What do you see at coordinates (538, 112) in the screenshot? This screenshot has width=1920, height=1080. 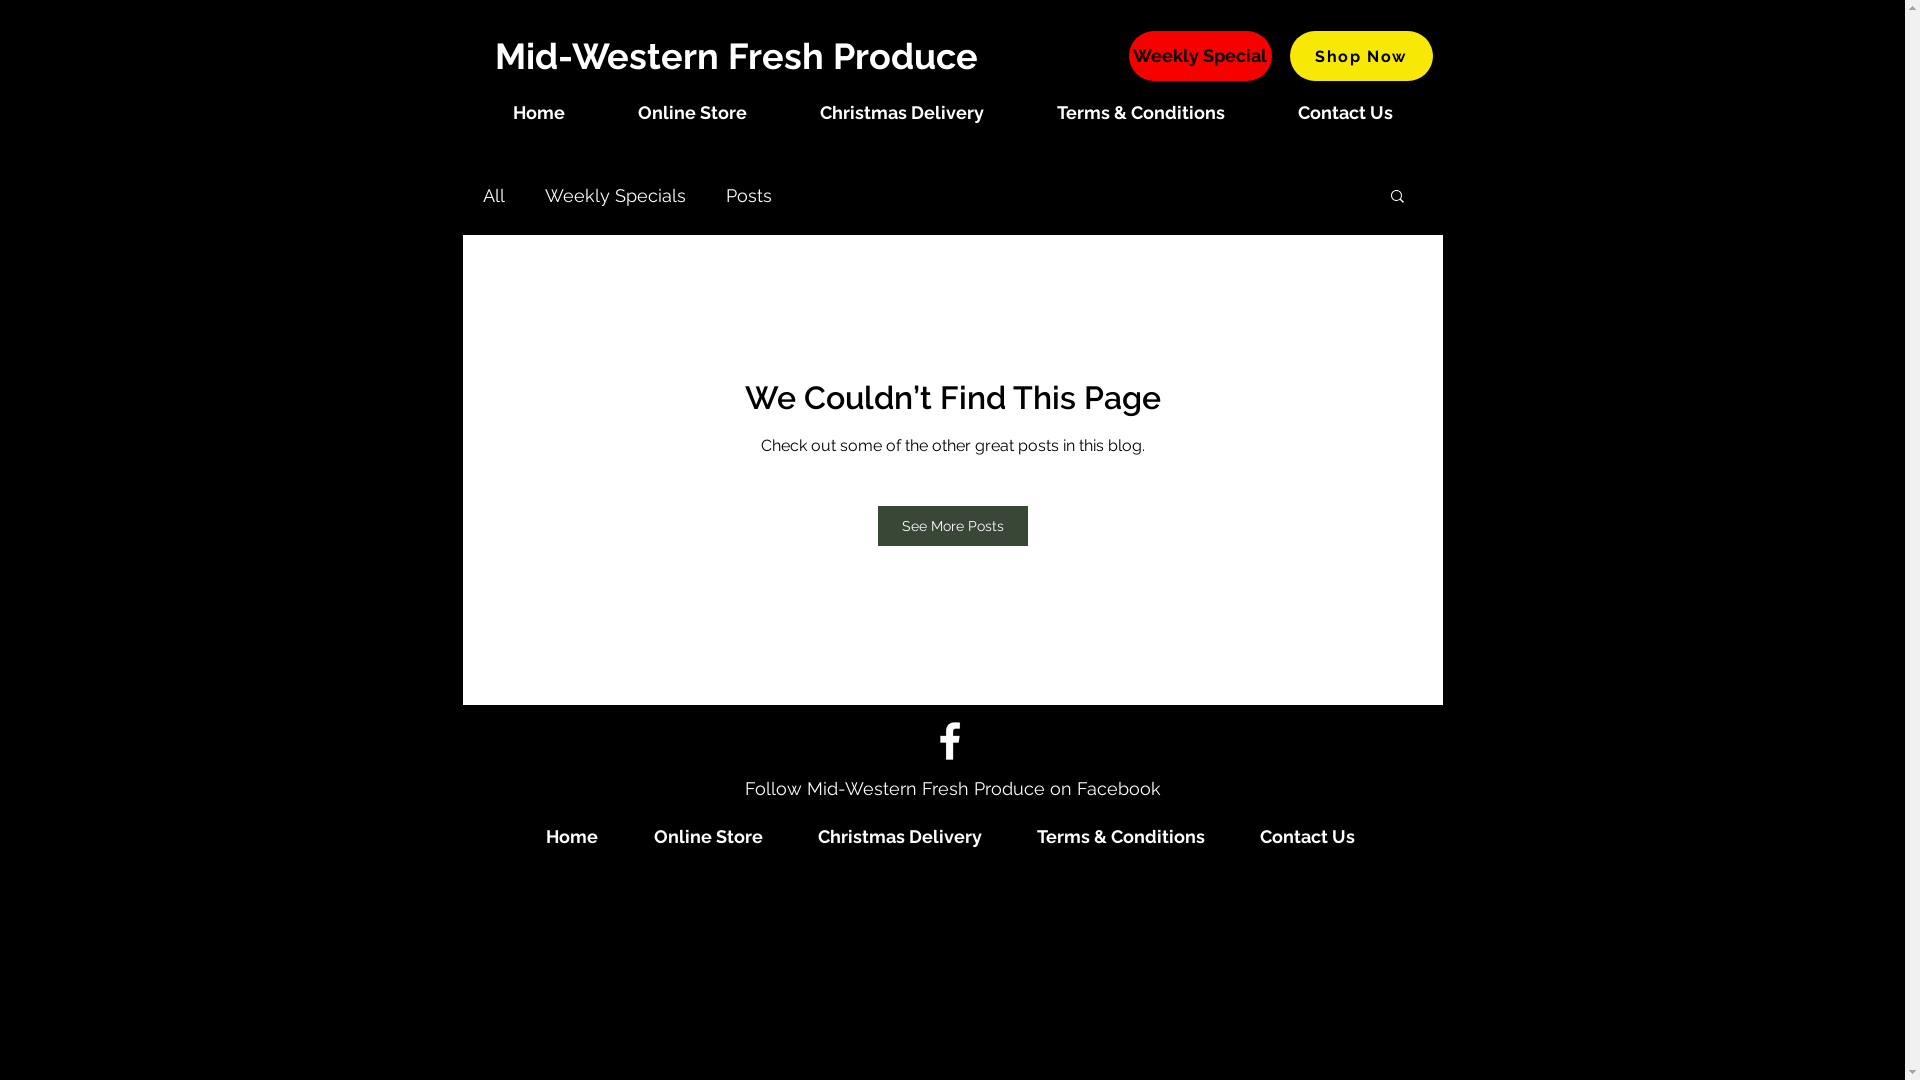 I see `'Home'` at bounding box center [538, 112].